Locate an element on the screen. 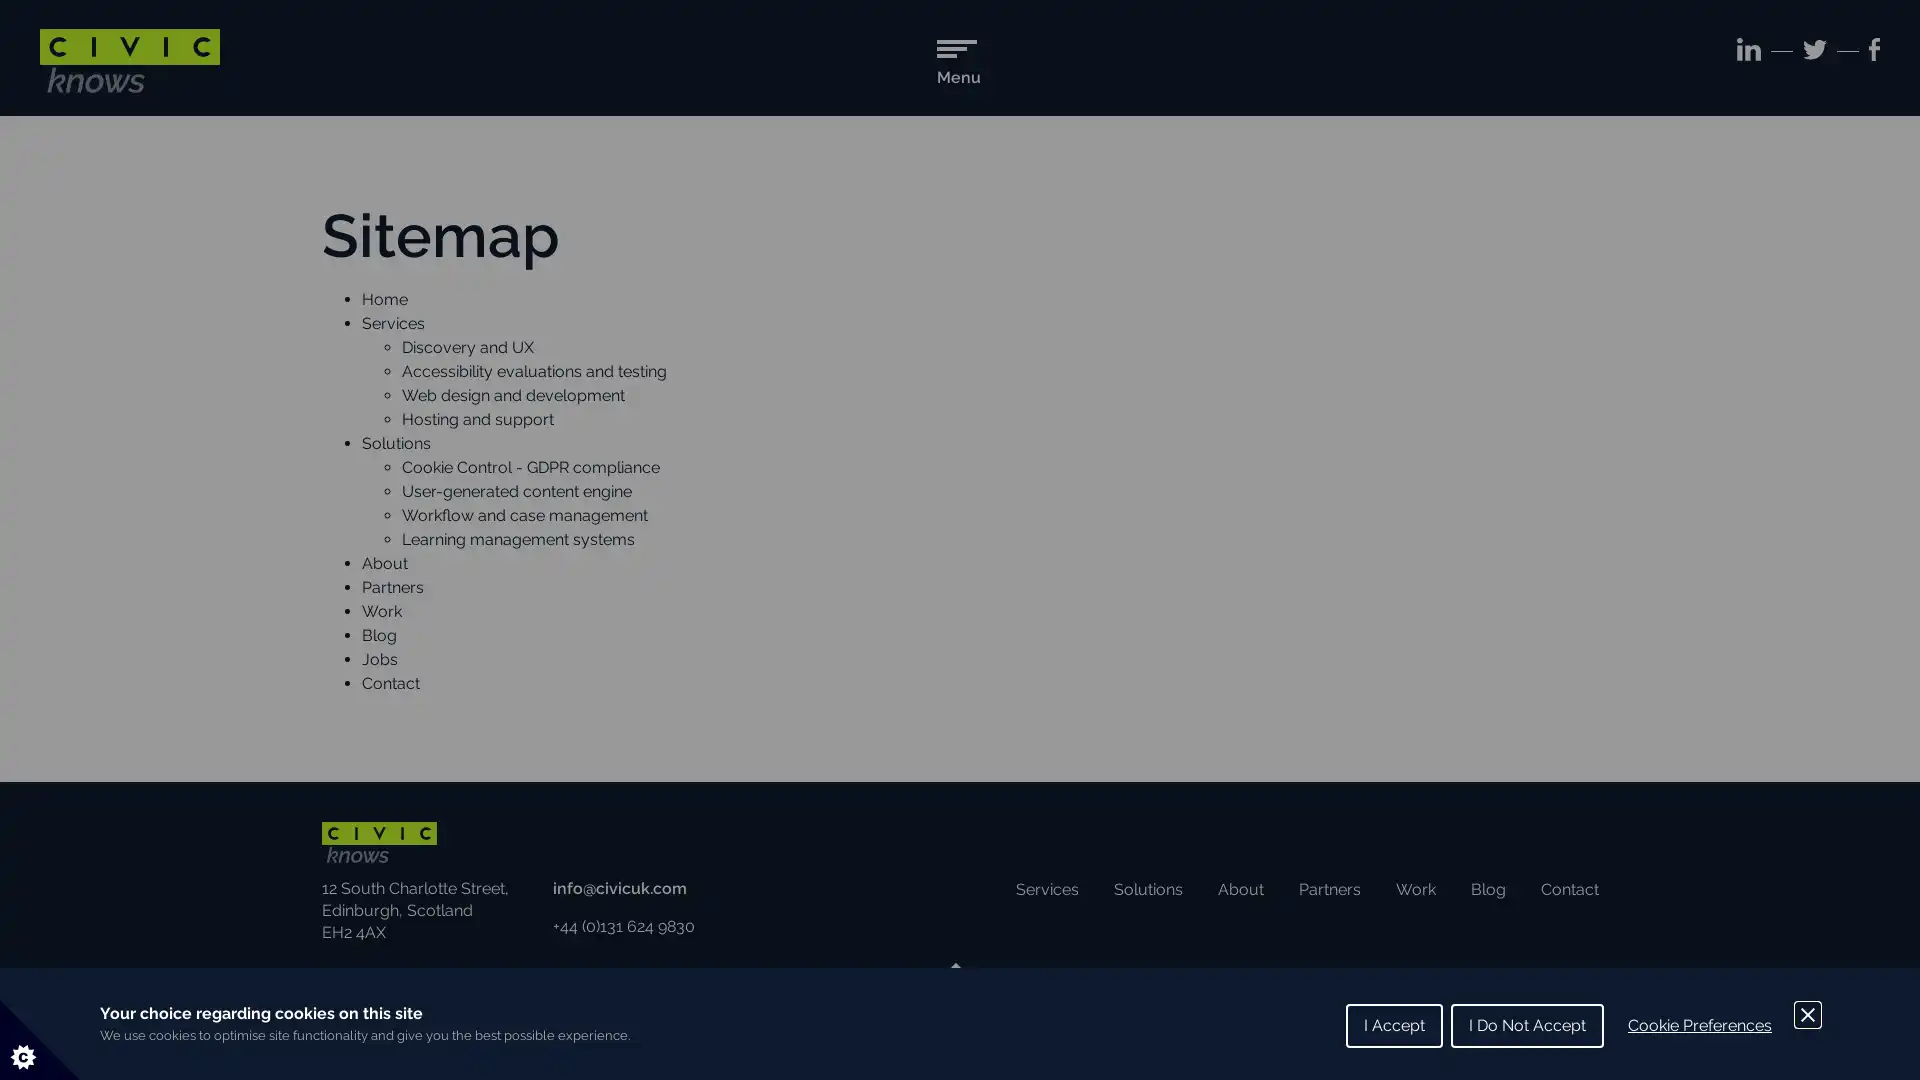  Cookie Preferences is located at coordinates (1698, 1026).